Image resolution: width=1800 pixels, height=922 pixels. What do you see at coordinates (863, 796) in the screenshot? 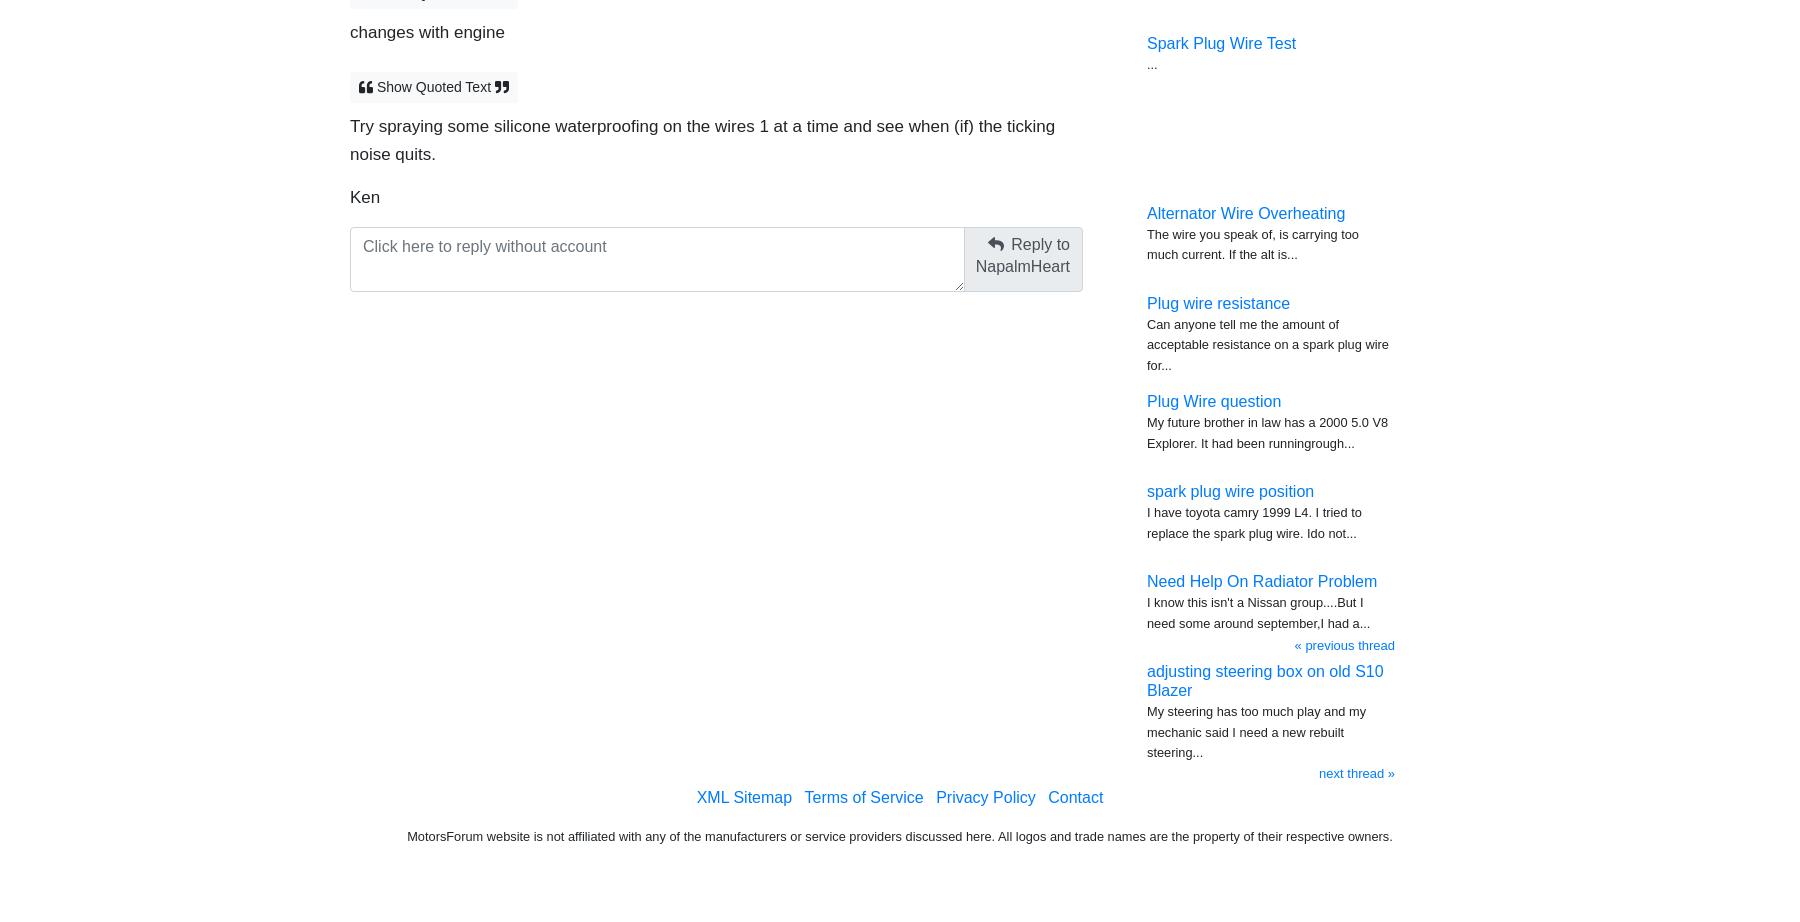
I see `'Terms of Service'` at bounding box center [863, 796].